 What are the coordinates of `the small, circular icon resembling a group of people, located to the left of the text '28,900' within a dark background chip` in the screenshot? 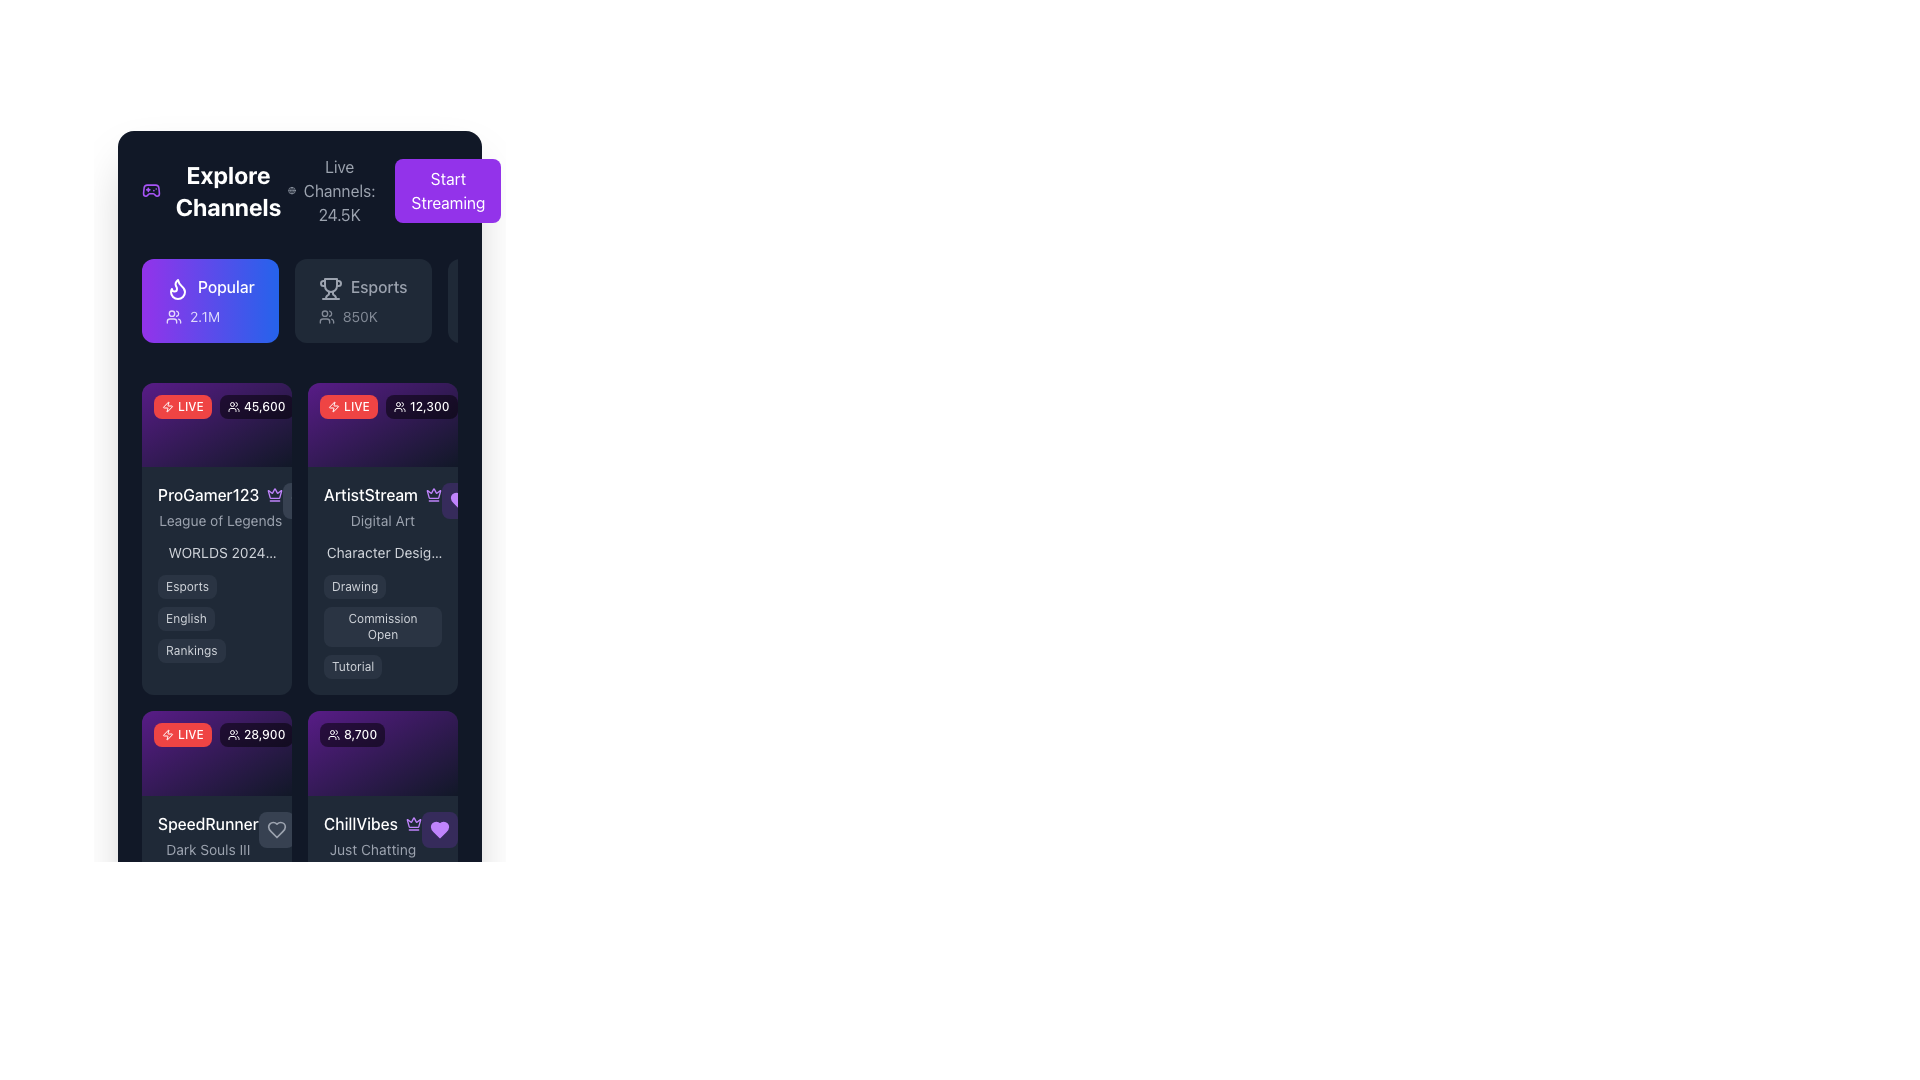 It's located at (233, 735).